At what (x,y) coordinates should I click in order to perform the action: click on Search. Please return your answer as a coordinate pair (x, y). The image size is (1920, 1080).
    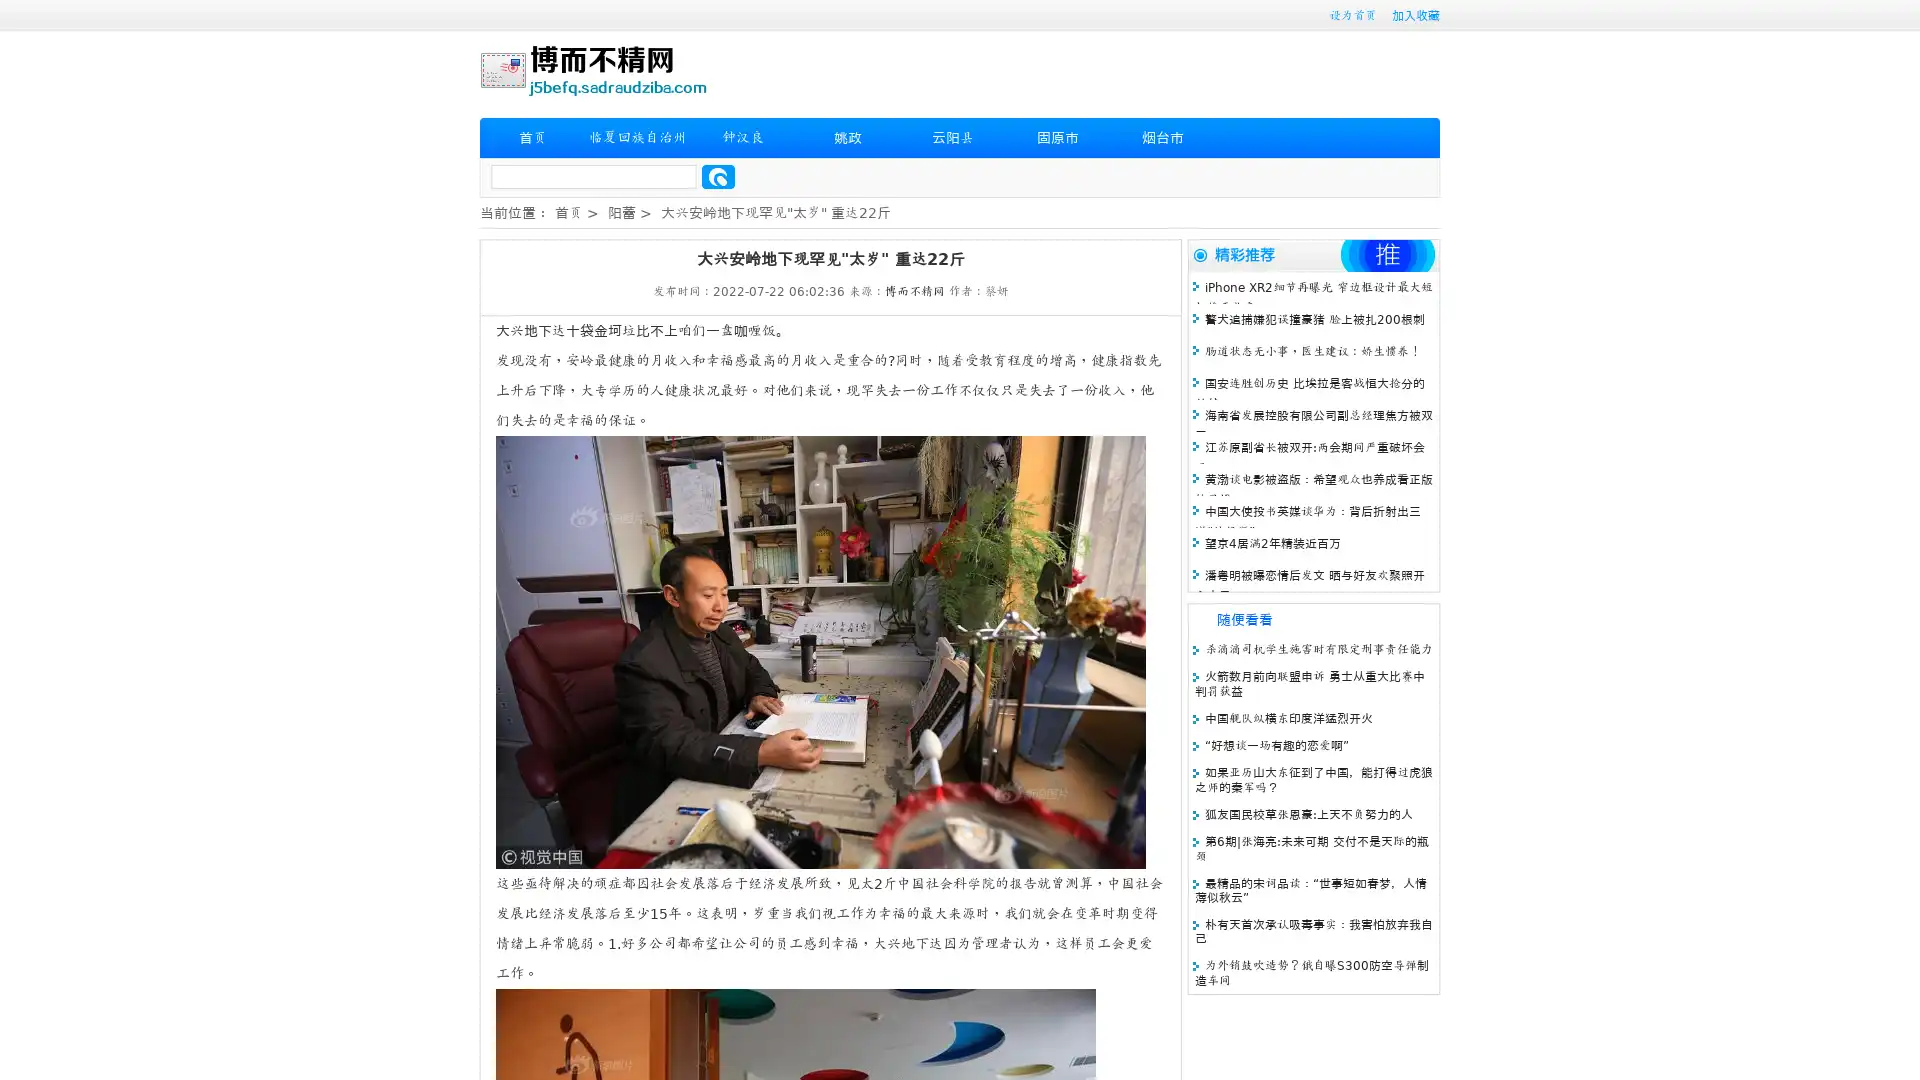
    Looking at the image, I should click on (718, 176).